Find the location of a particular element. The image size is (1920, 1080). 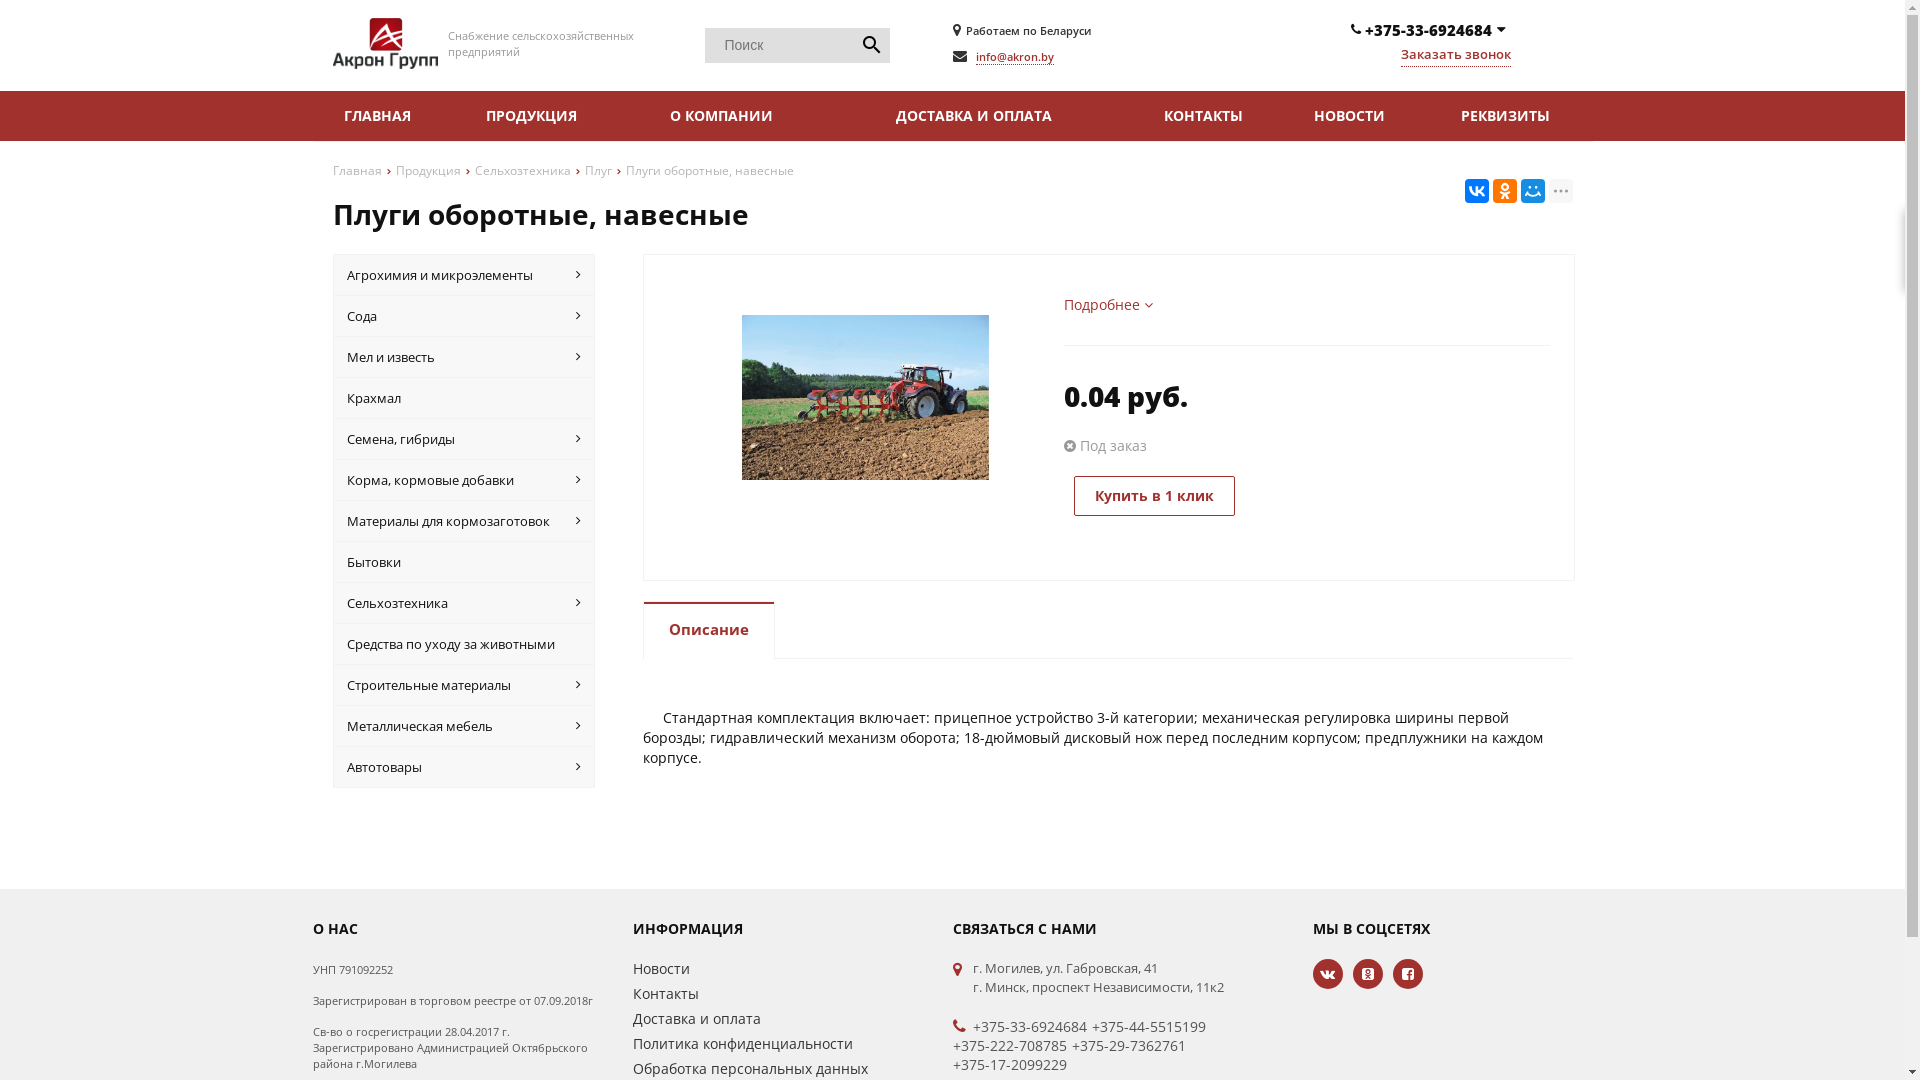

'+375-17-2099229' is located at coordinates (1008, 1063).